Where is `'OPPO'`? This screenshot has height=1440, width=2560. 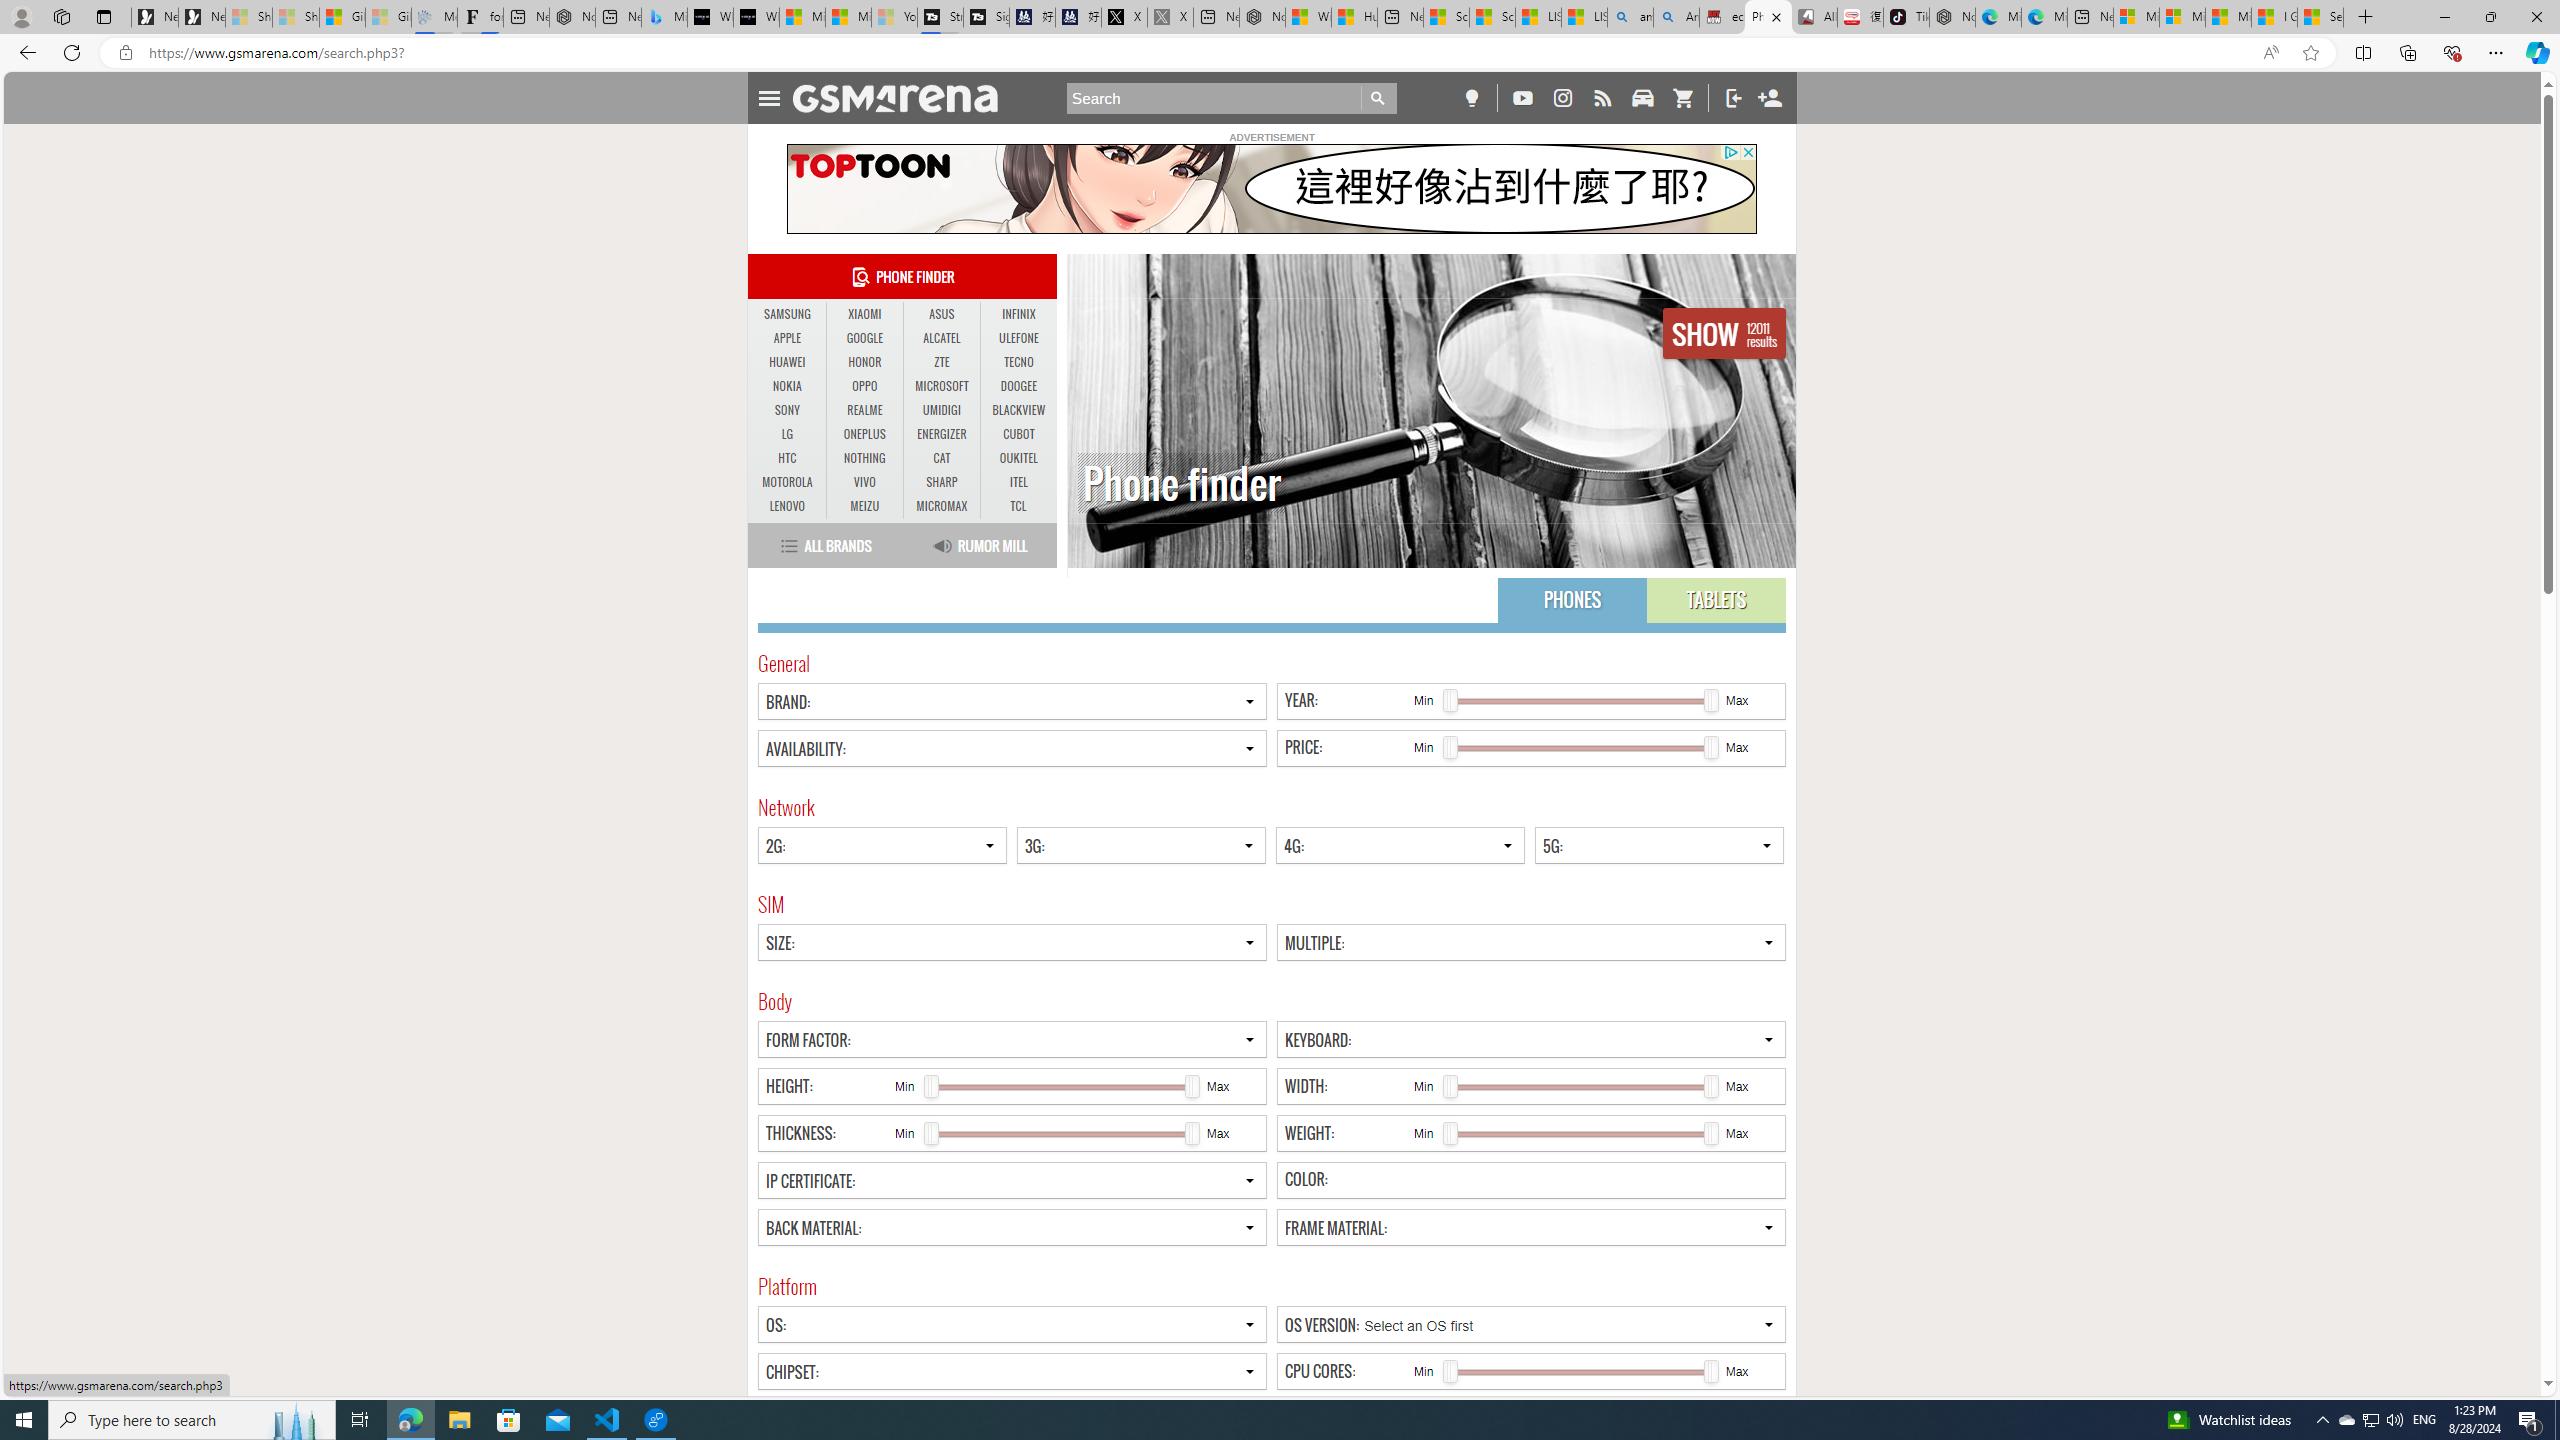
'OPPO' is located at coordinates (864, 386).